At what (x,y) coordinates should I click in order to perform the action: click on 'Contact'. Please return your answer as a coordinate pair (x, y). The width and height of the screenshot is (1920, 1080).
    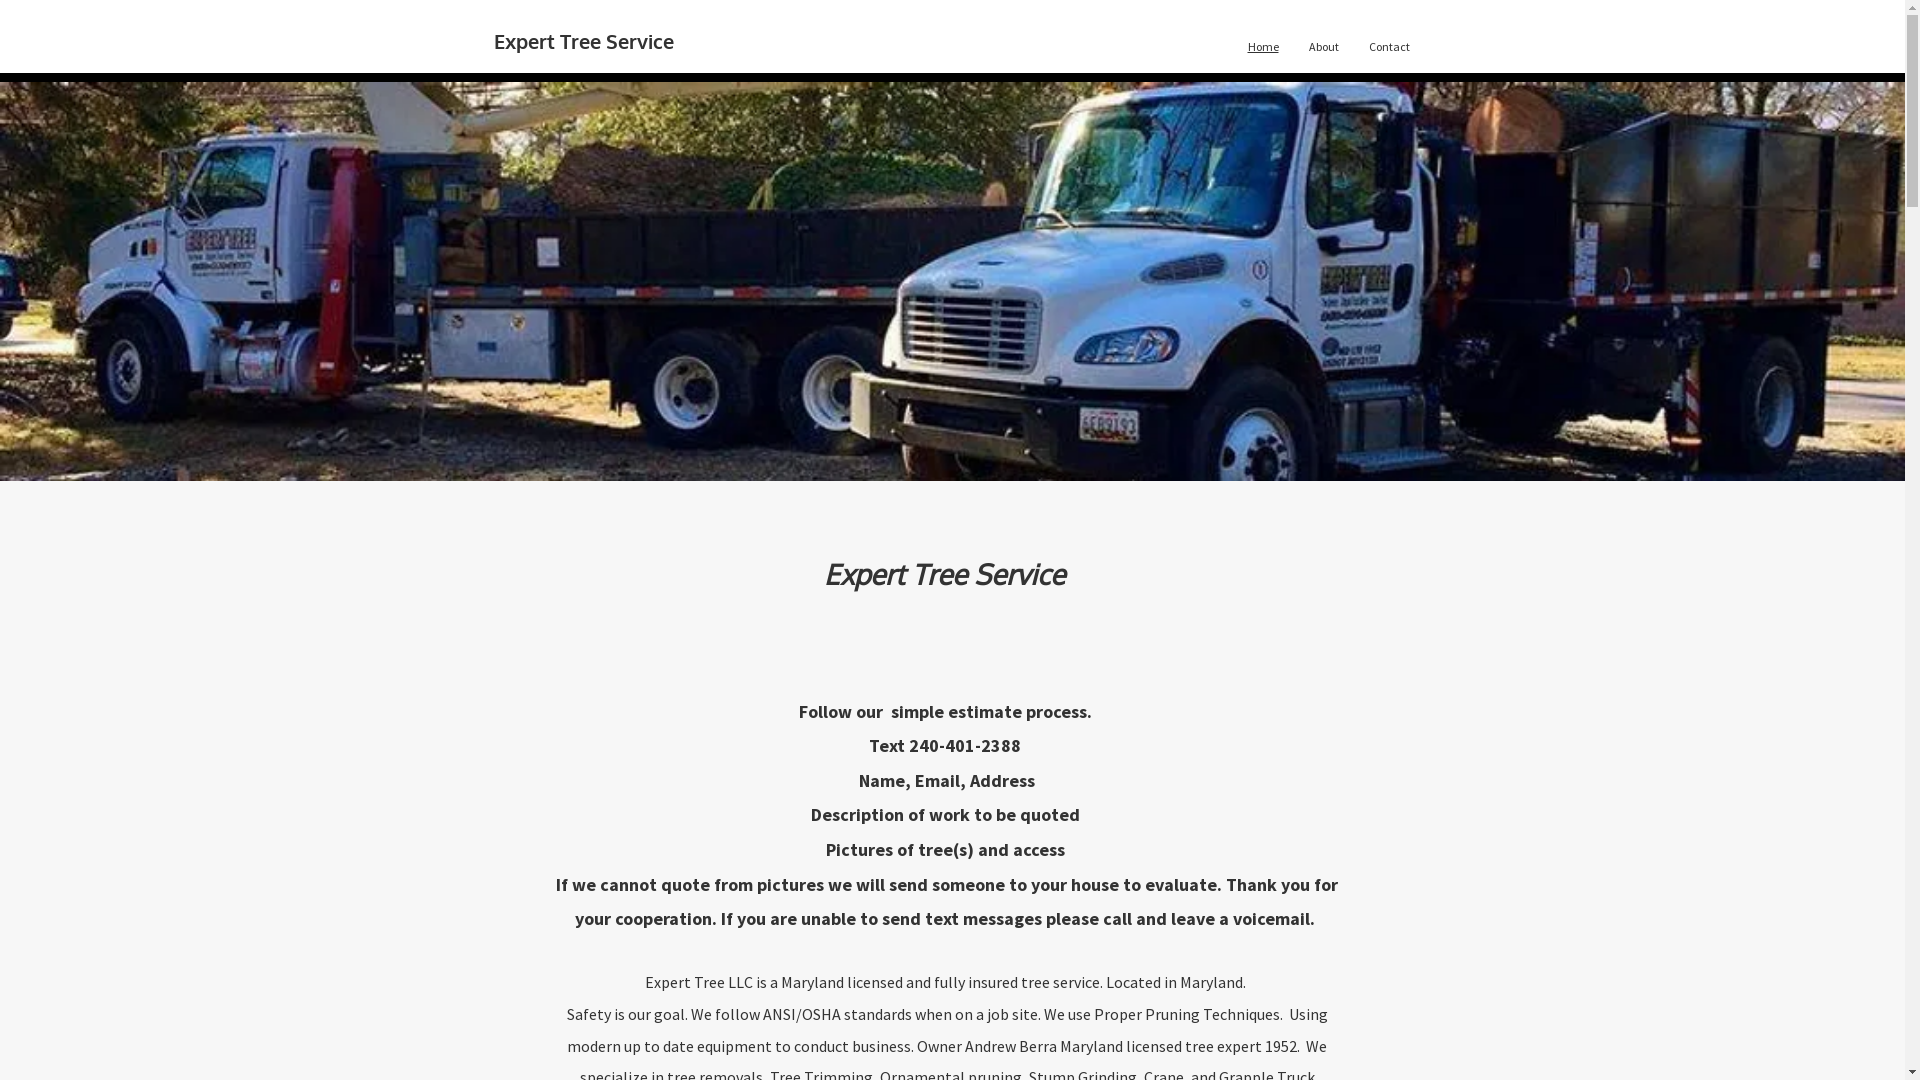
    Looking at the image, I should click on (1353, 45).